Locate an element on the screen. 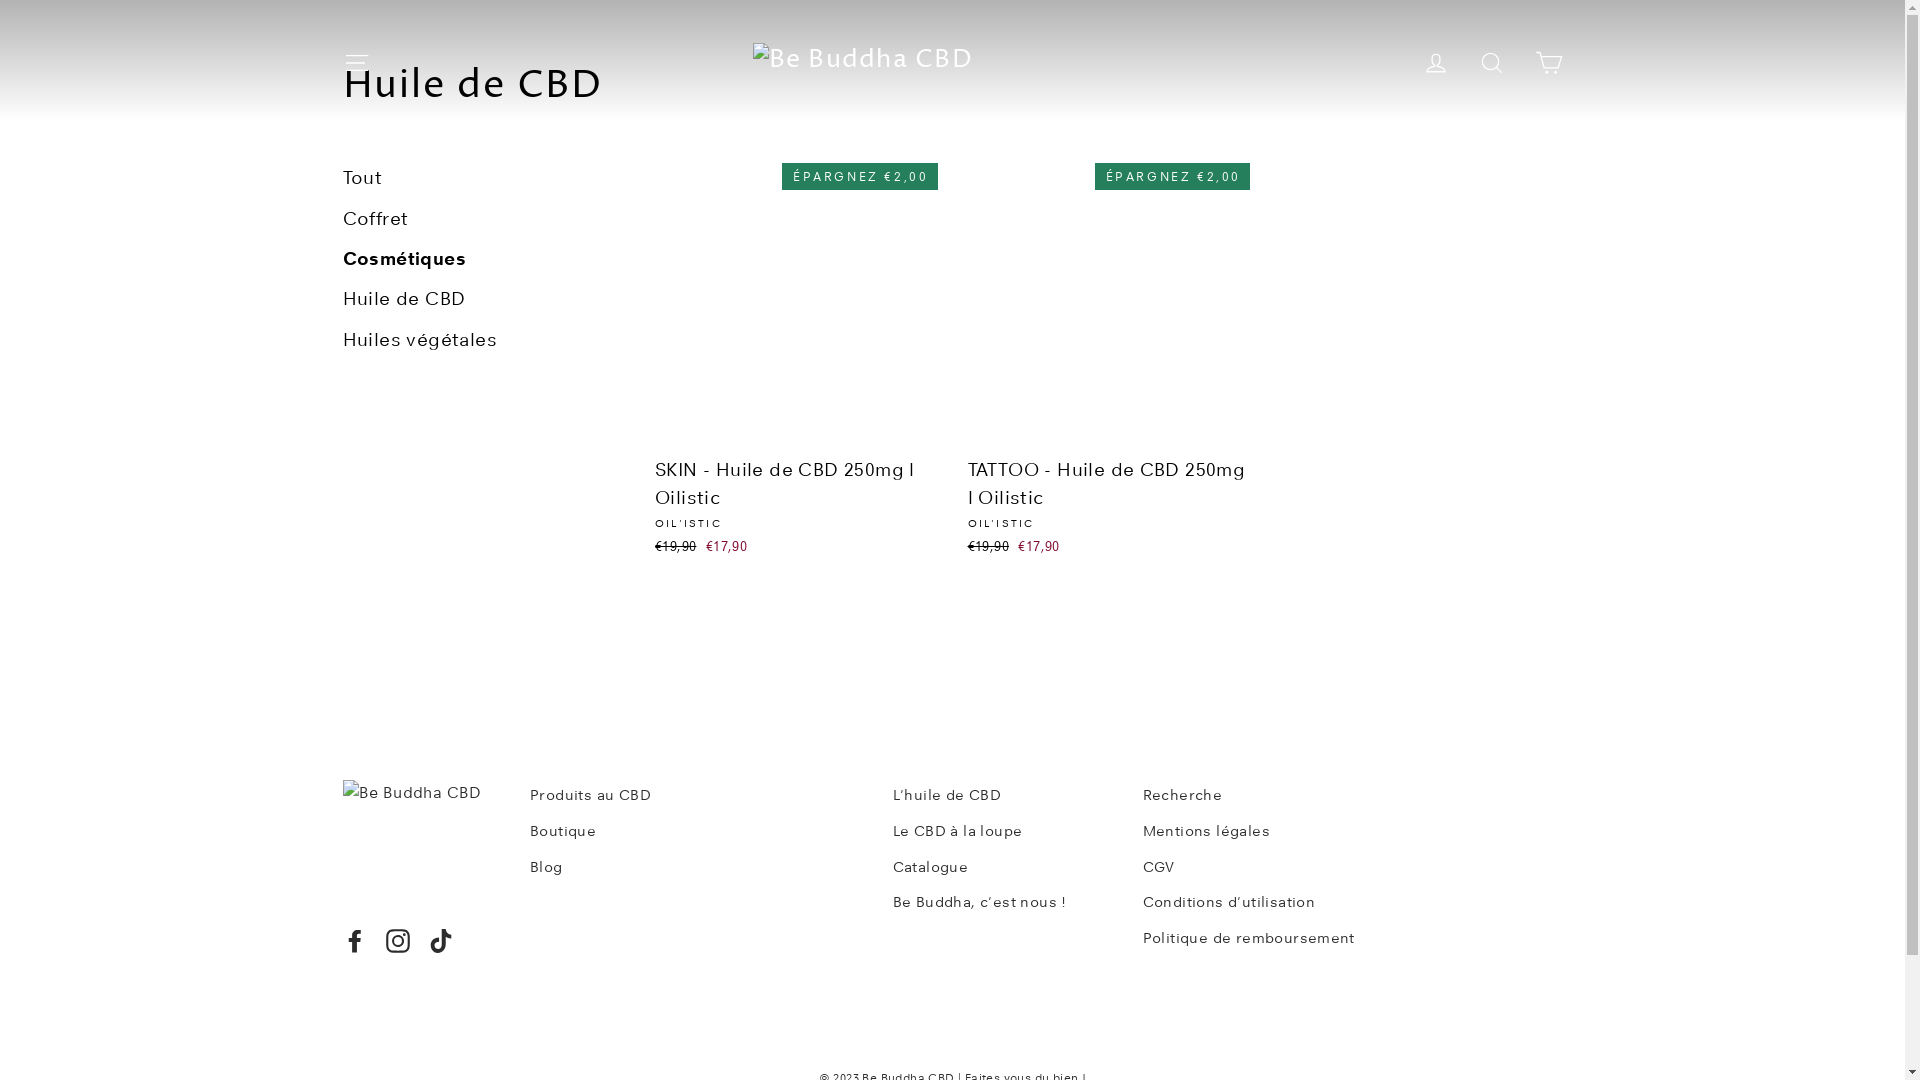  'CGV' is located at coordinates (1251, 866).